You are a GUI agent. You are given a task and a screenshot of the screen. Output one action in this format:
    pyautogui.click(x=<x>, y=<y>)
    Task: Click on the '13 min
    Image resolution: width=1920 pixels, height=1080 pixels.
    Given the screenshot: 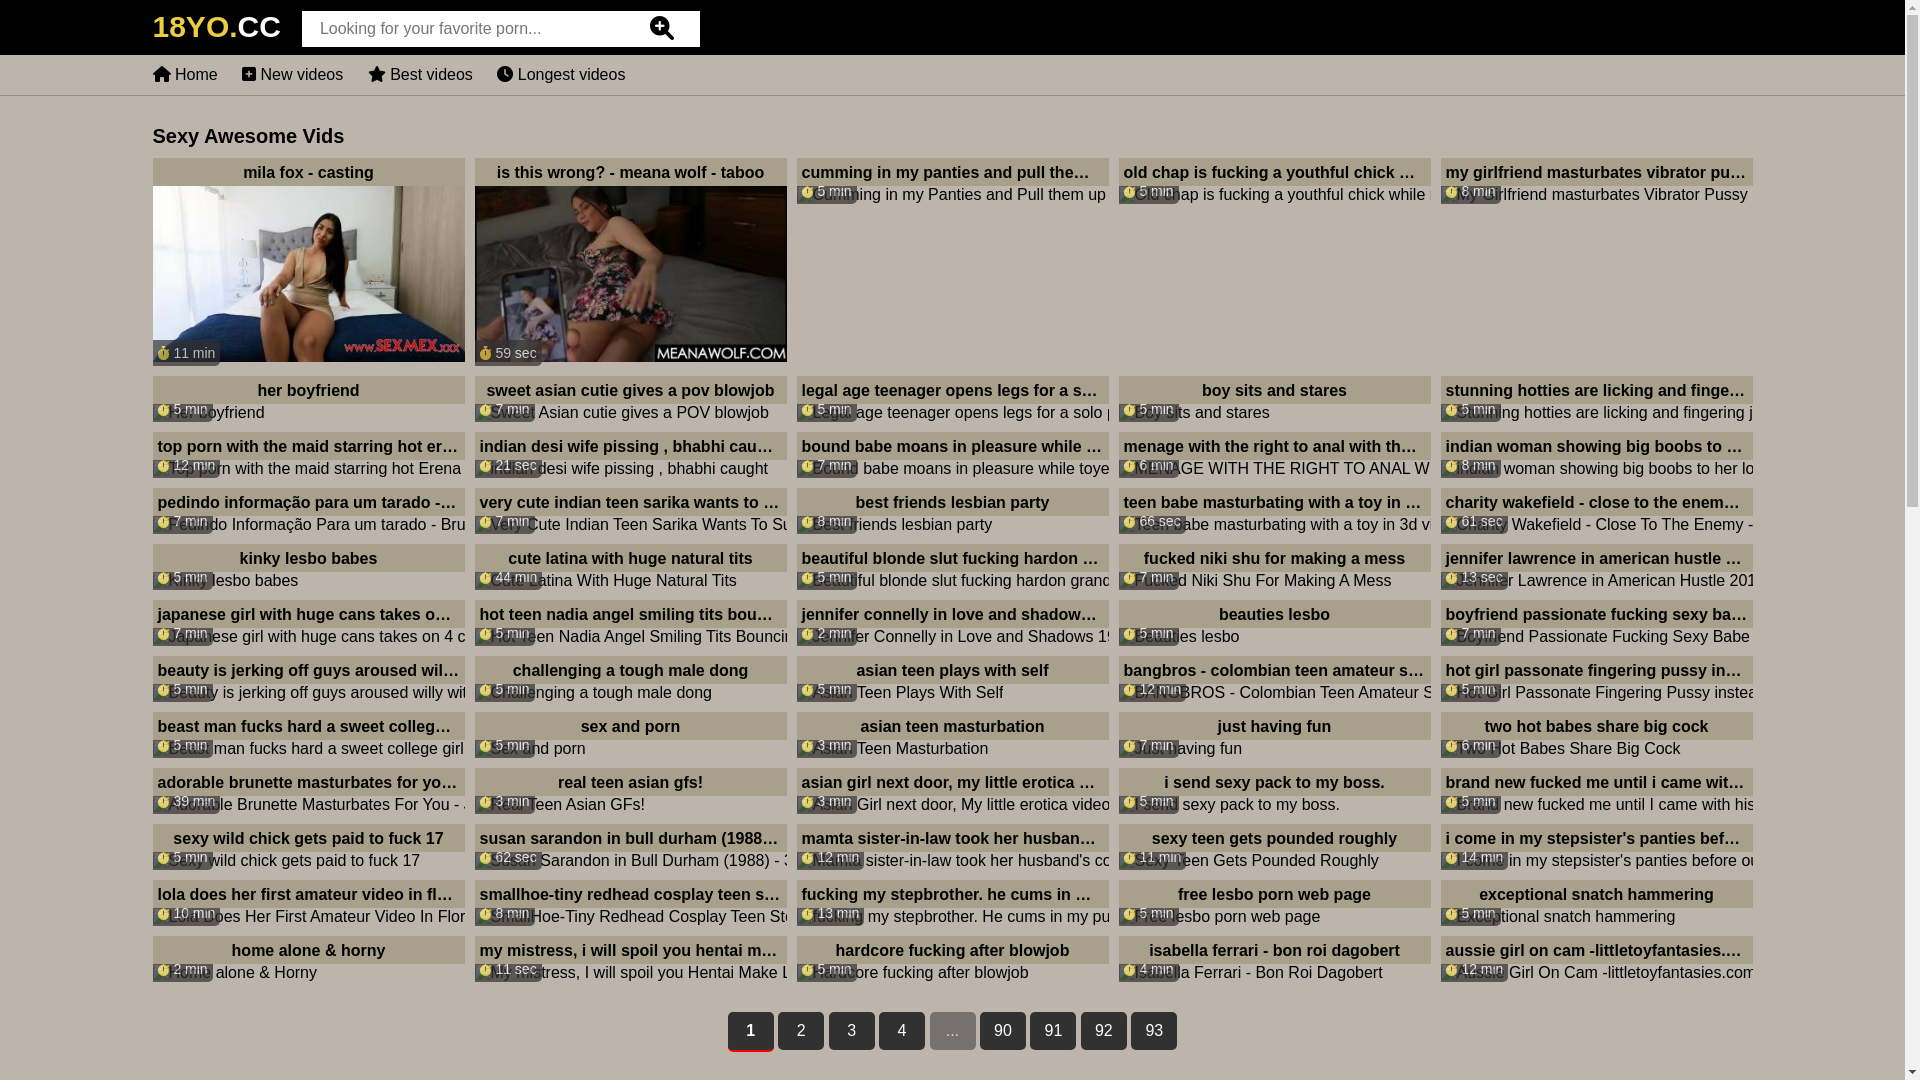 What is the action you would take?
    pyautogui.click(x=950, y=902)
    